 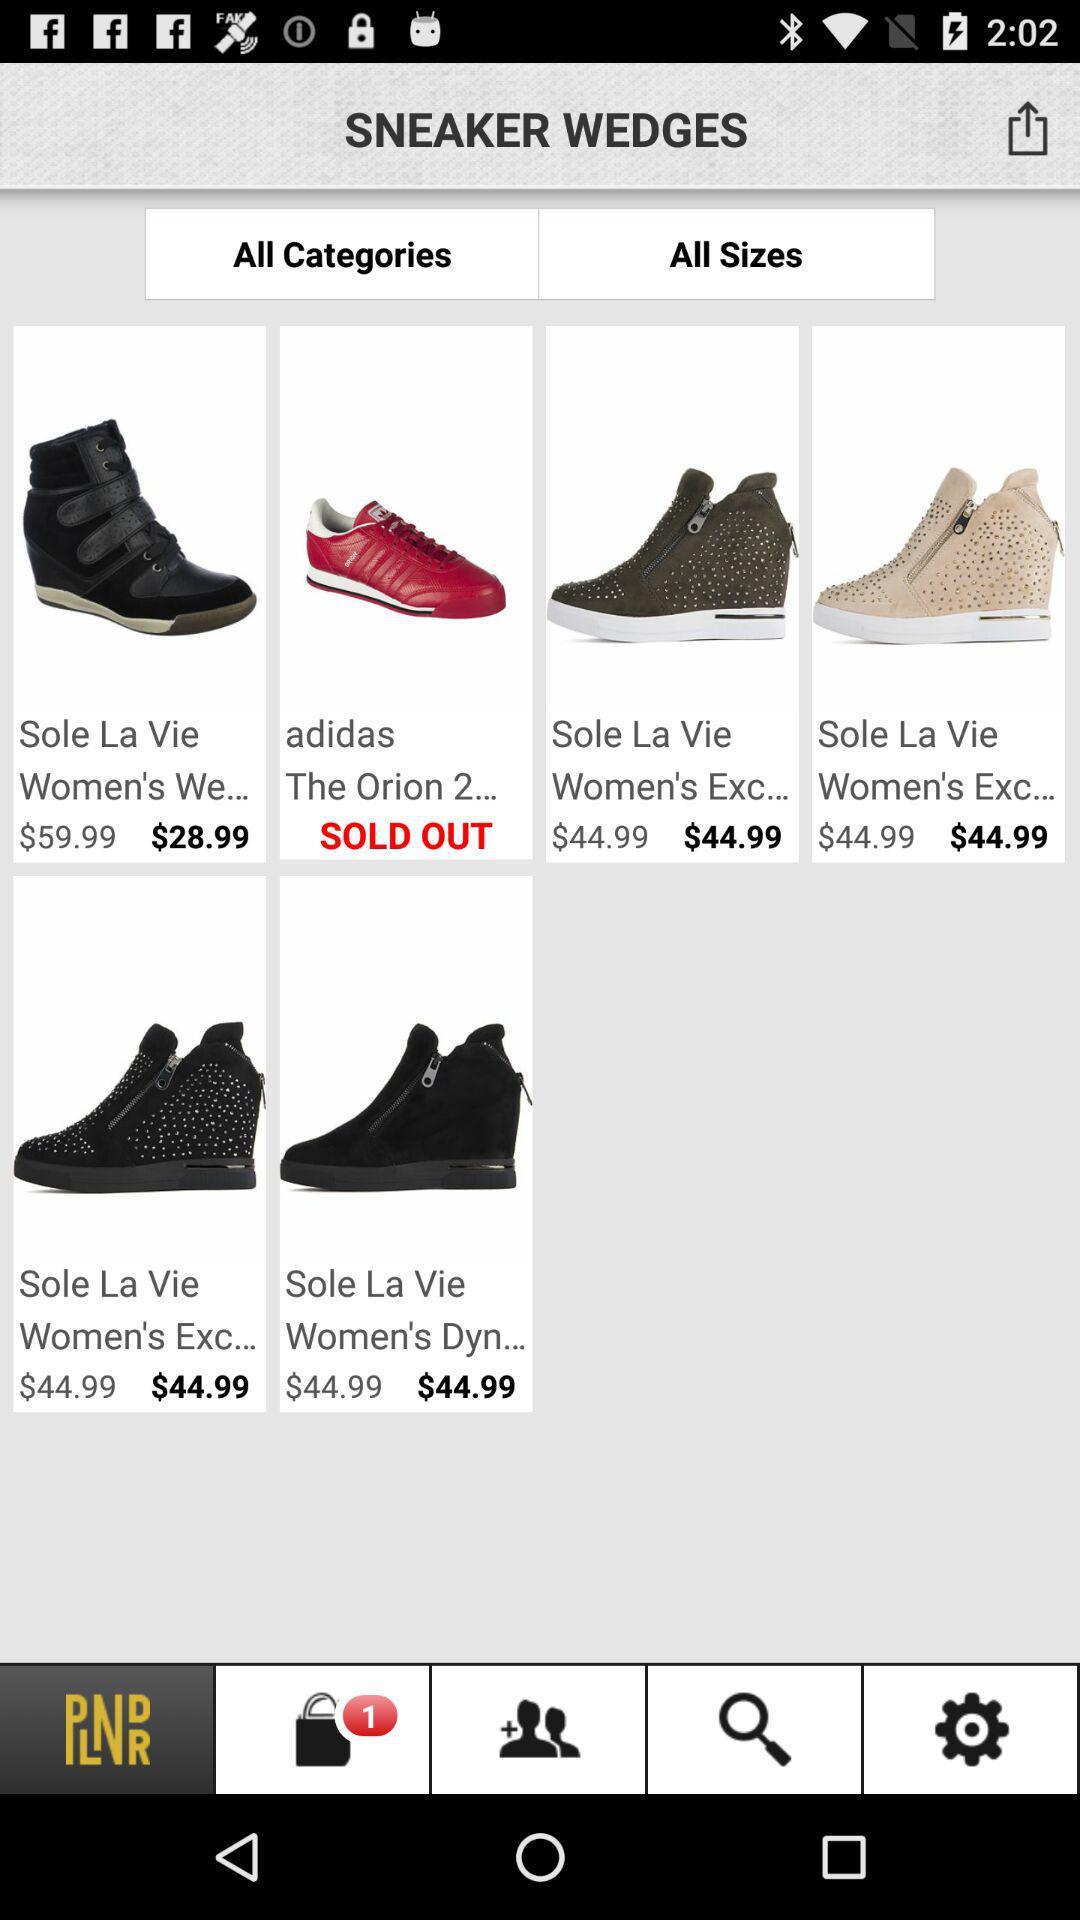 What do you see at coordinates (736, 252) in the screenshot?
I see `the all sizes` at bounding box center [736, 252].